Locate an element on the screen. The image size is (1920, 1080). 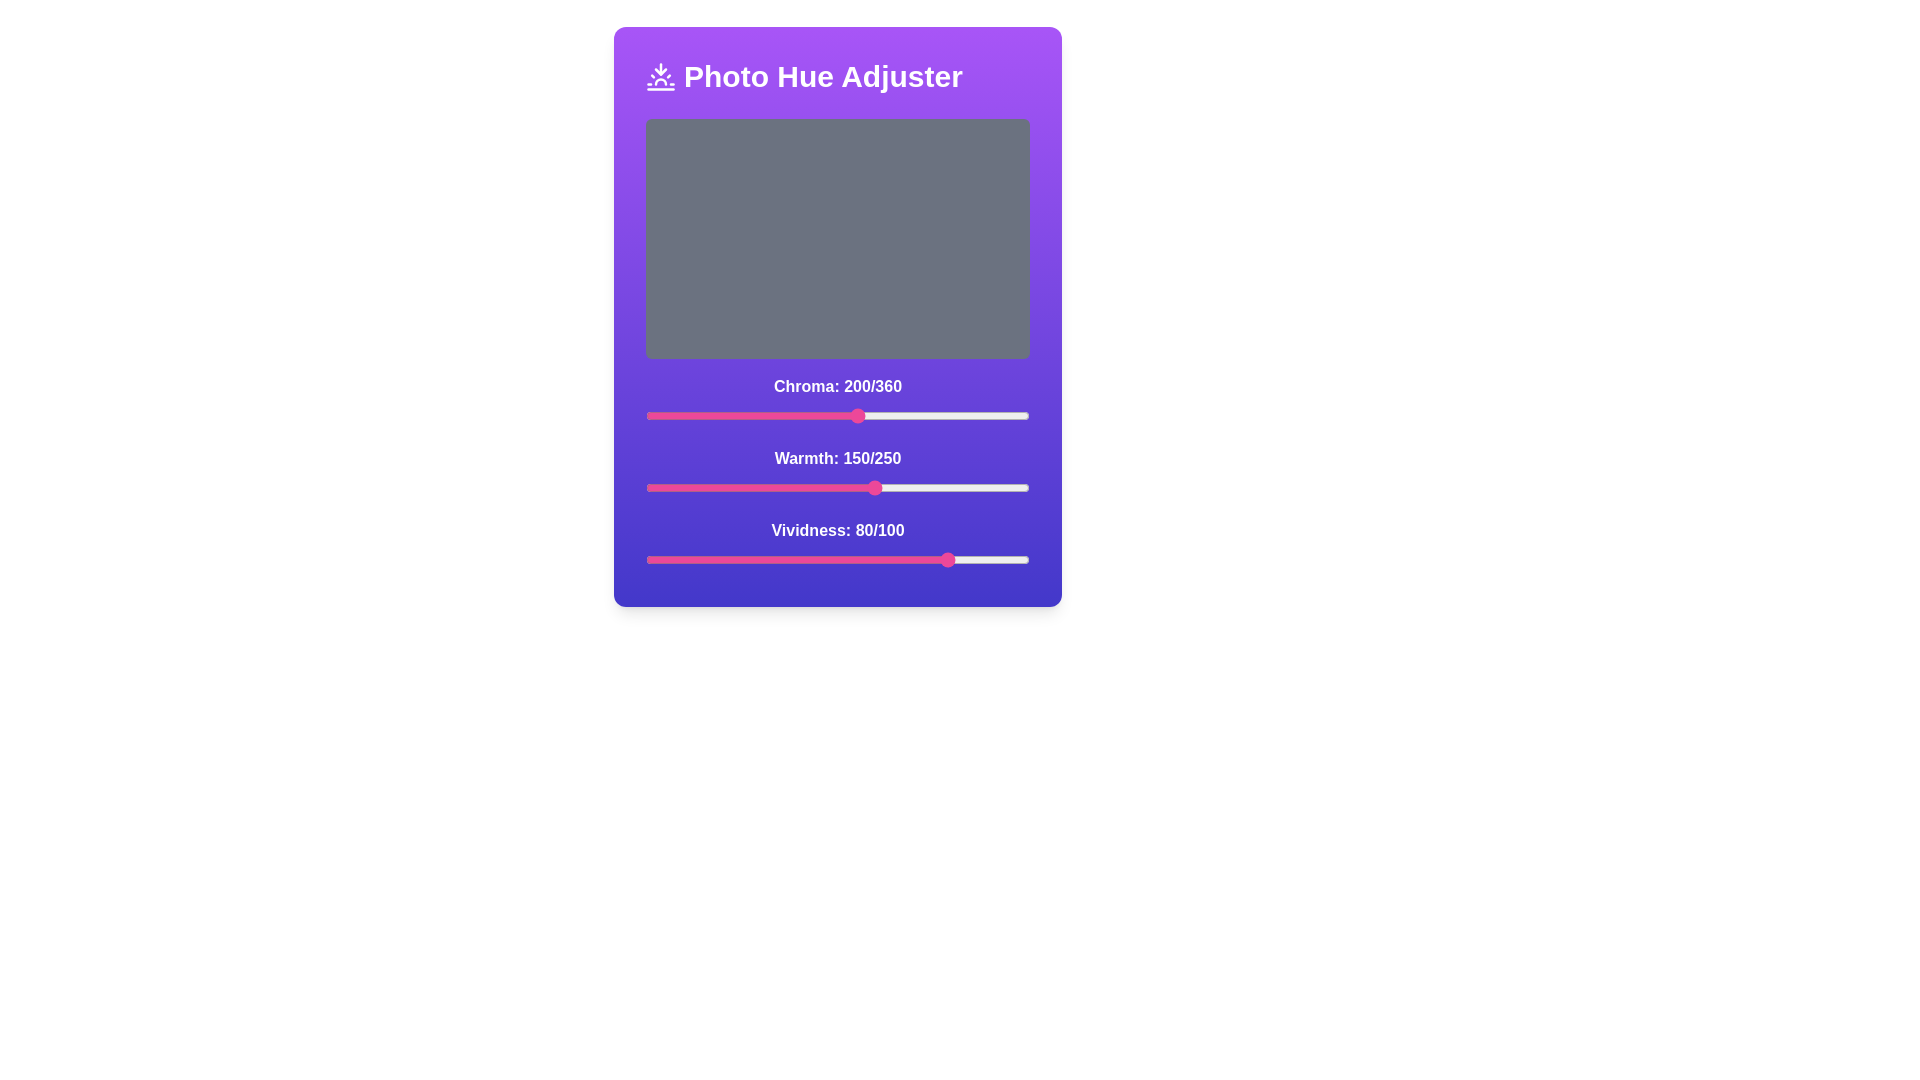
the warmth slider to 164 value is located at coordinates (896, 488).